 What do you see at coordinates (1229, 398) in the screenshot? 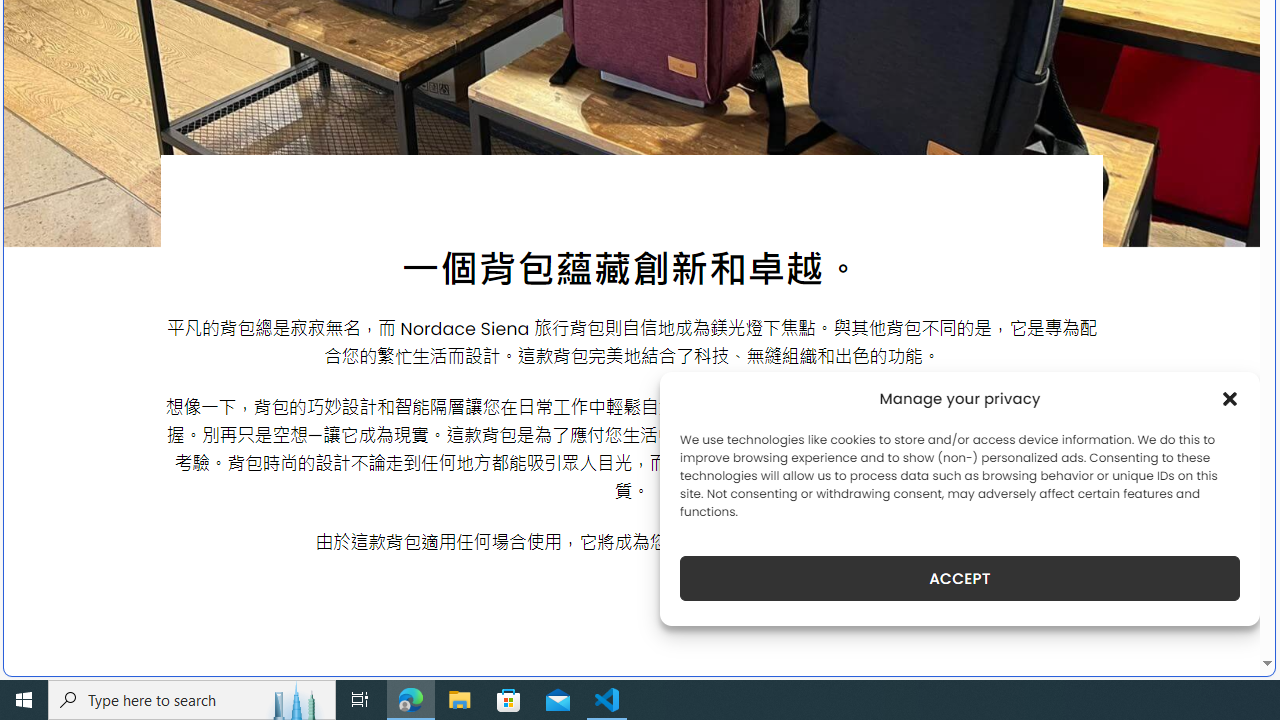
I see `'Class: cmplz-close'` at bounding box center [1229, 398].